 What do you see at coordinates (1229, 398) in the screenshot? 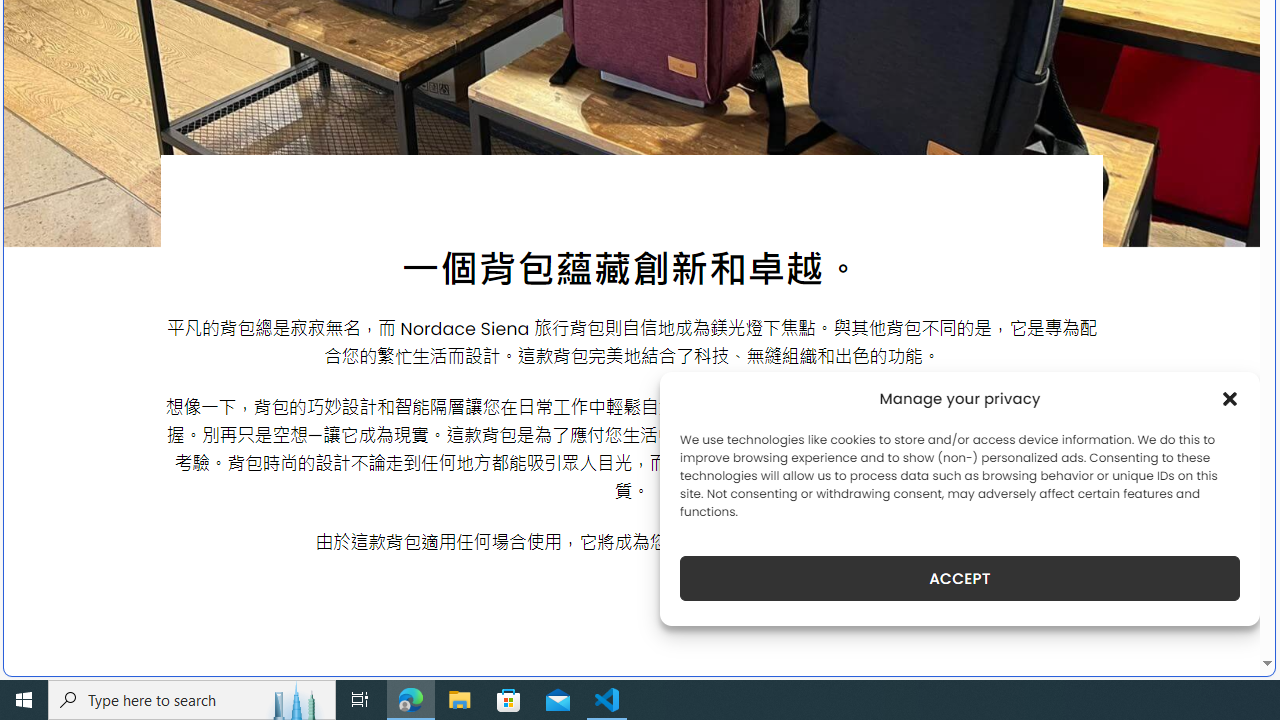
I see `'Class: cmplz-close'` at bounding box center [1229, 398].